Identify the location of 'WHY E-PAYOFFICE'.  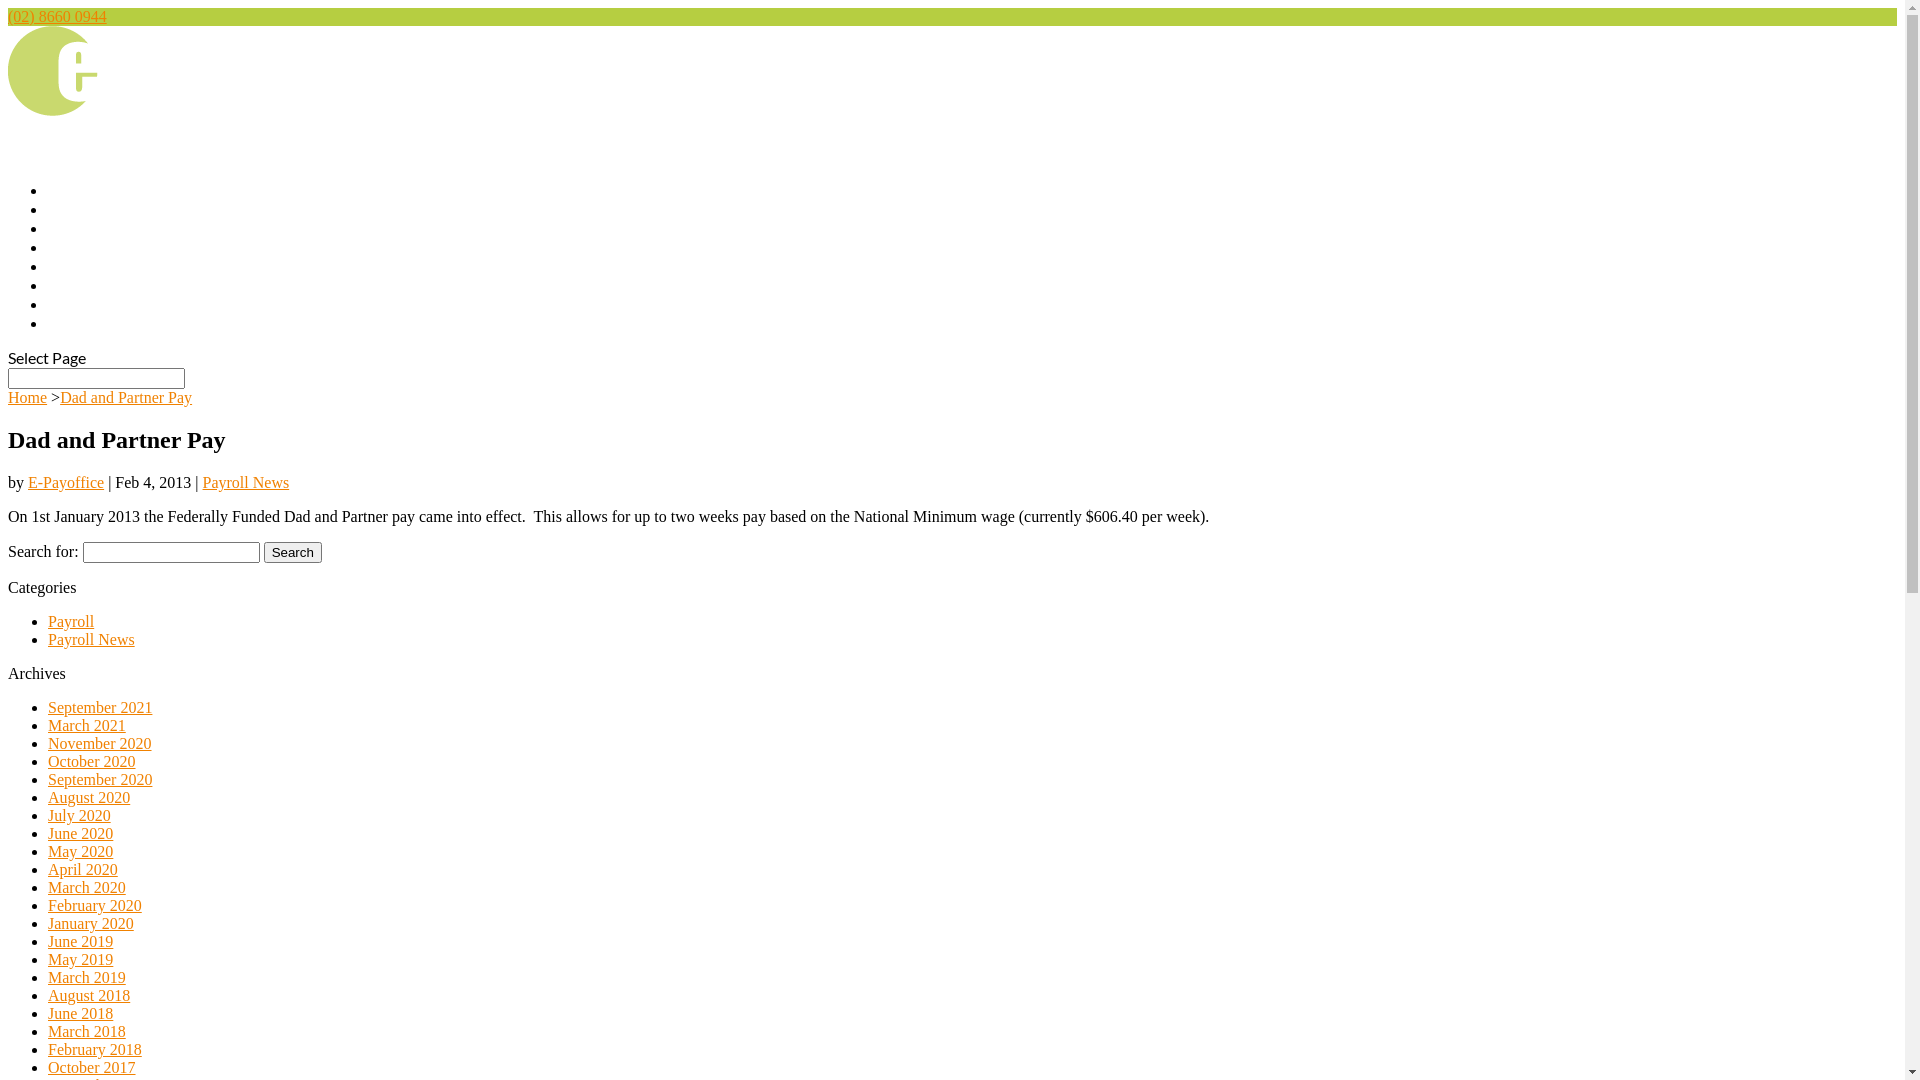
(48, 249).